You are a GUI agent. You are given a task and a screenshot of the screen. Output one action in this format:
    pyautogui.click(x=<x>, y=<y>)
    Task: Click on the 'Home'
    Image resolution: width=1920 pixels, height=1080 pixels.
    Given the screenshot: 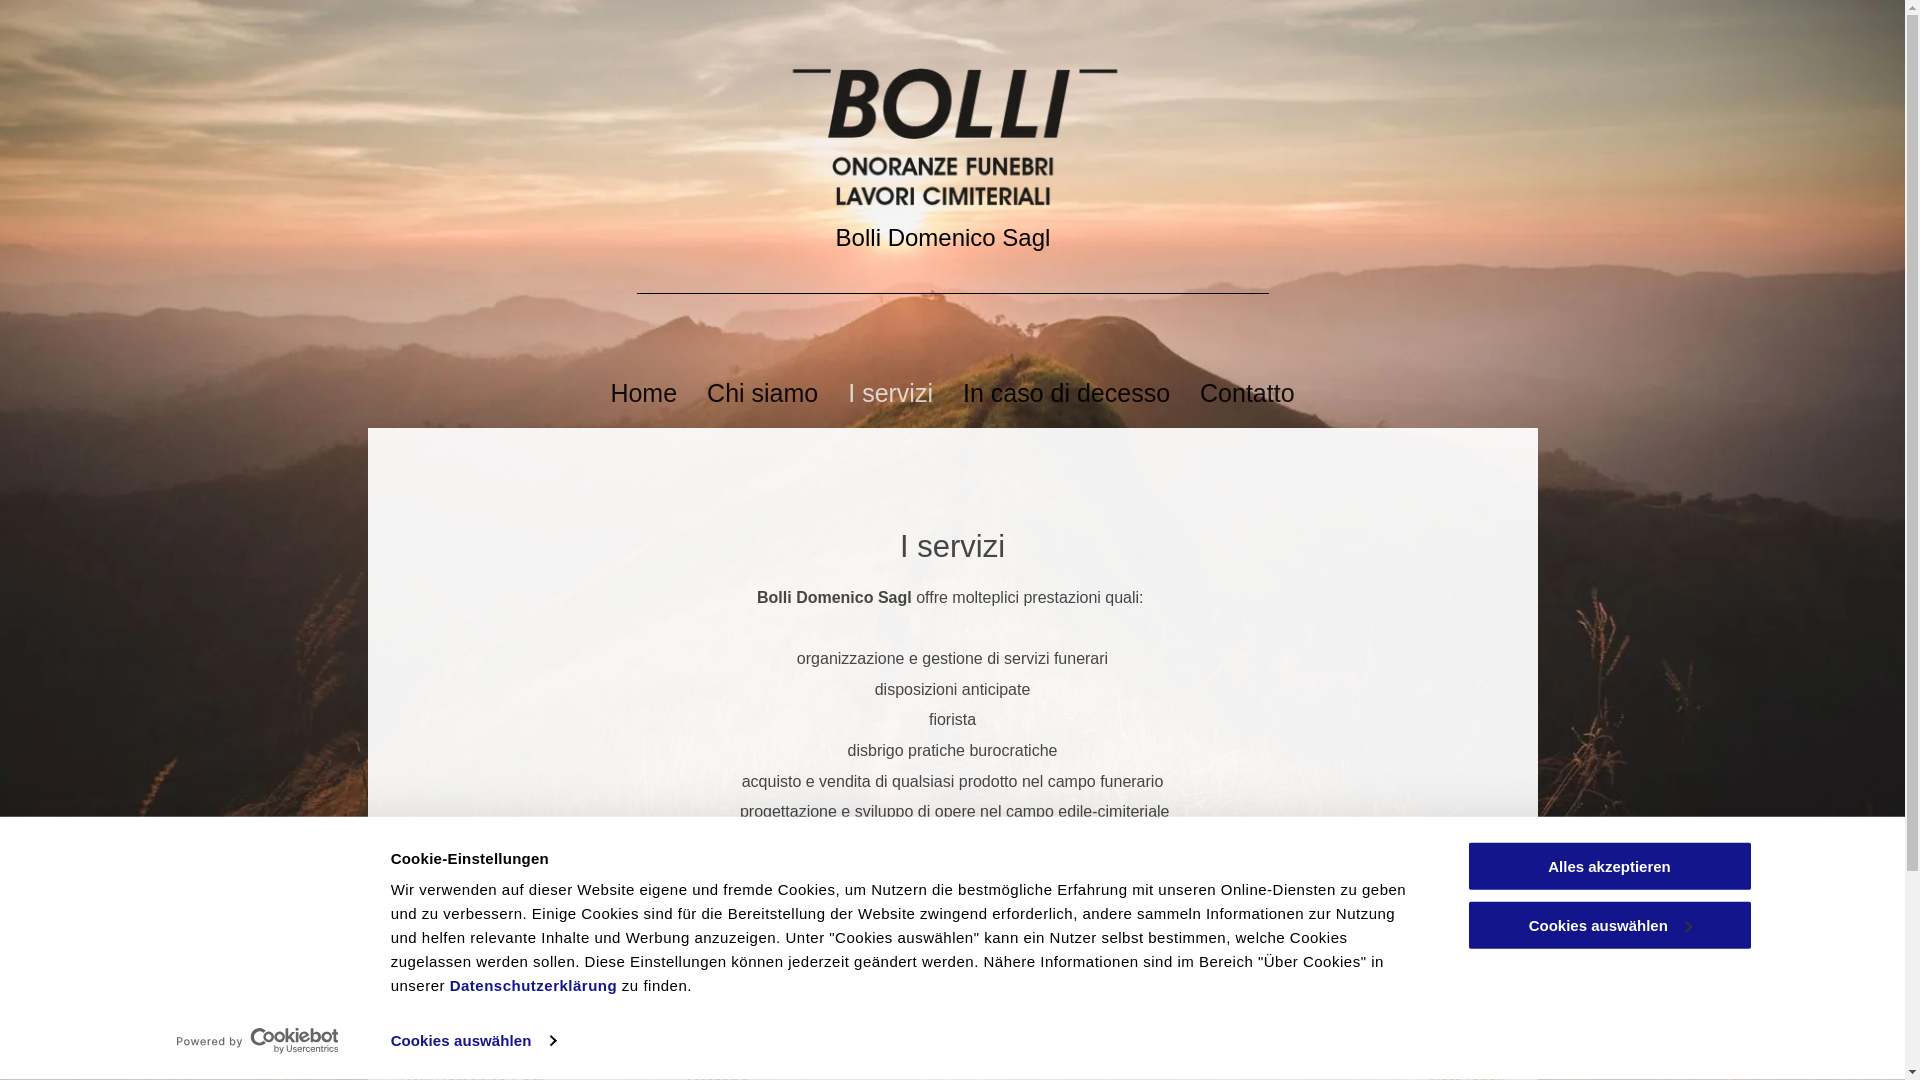 What is the action you would take?
    pyautogui.click(x=643, y=393)
    